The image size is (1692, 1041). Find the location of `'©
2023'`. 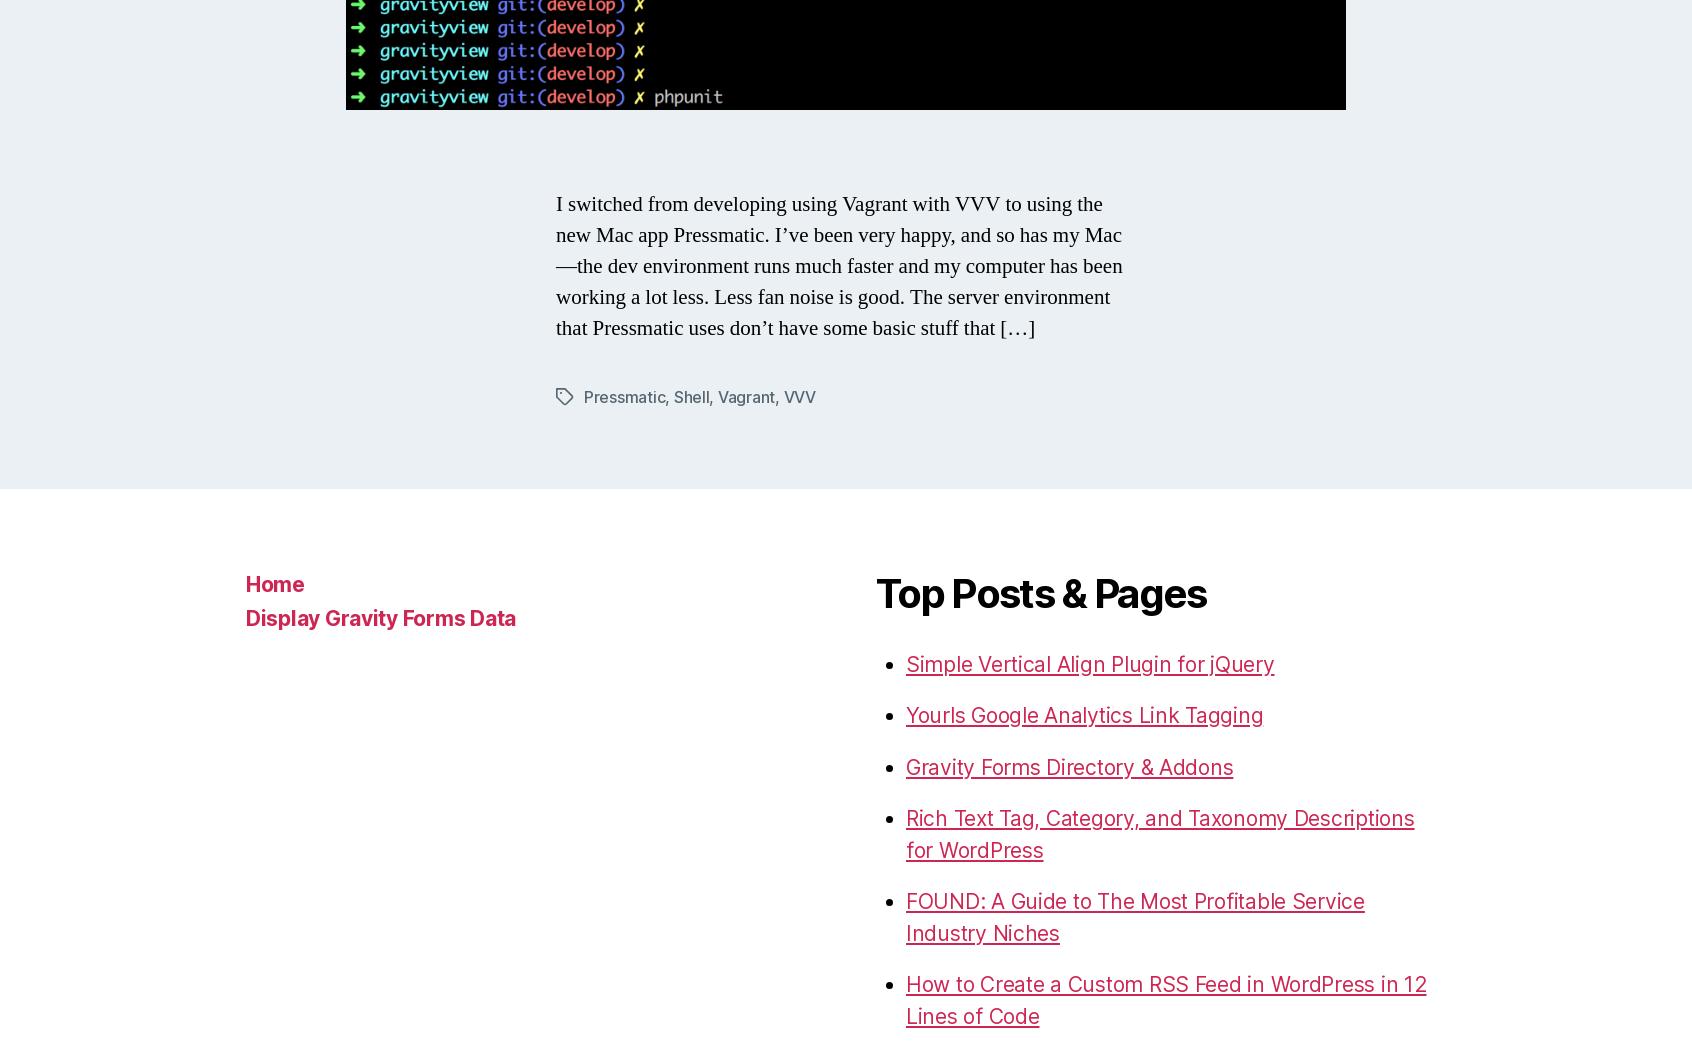

'©
2023' is located at coordinates (280, 922).